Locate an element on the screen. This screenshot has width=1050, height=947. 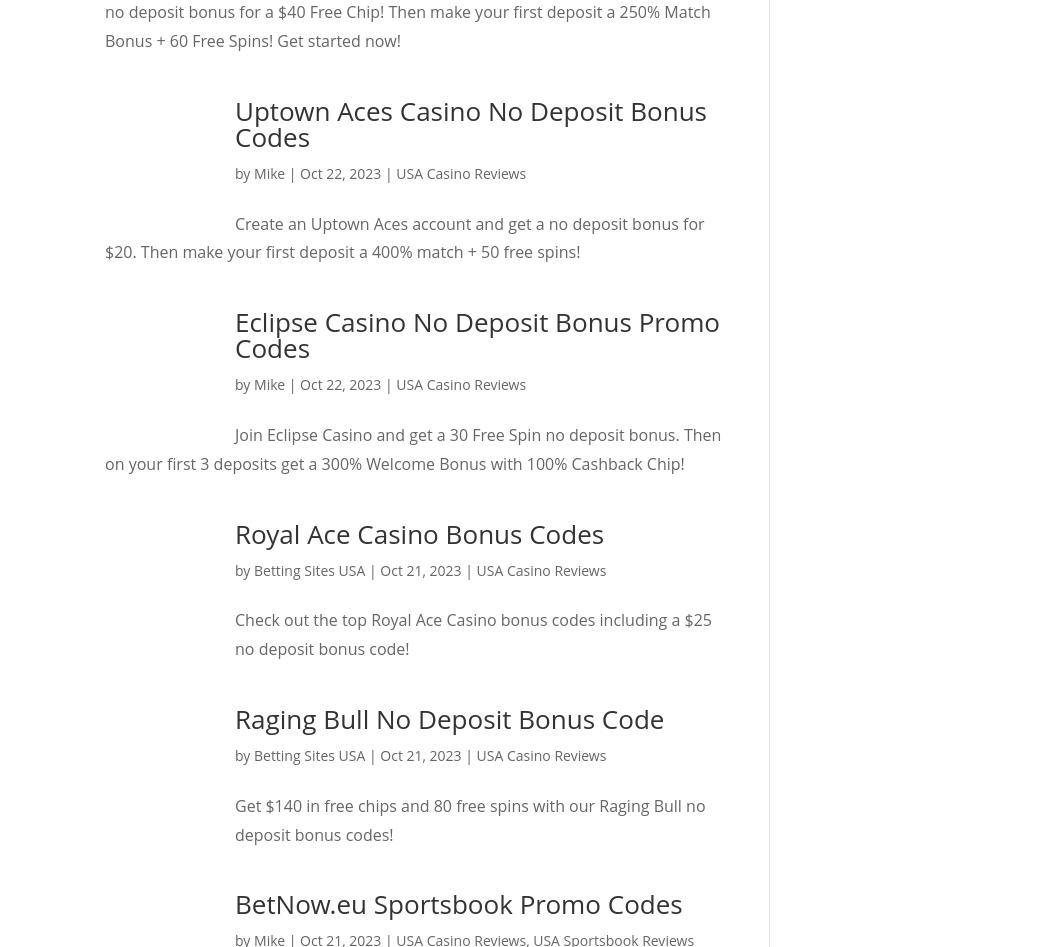
'Royal Ace Casino Bonus Codes' is located at coordinates (418, 531).